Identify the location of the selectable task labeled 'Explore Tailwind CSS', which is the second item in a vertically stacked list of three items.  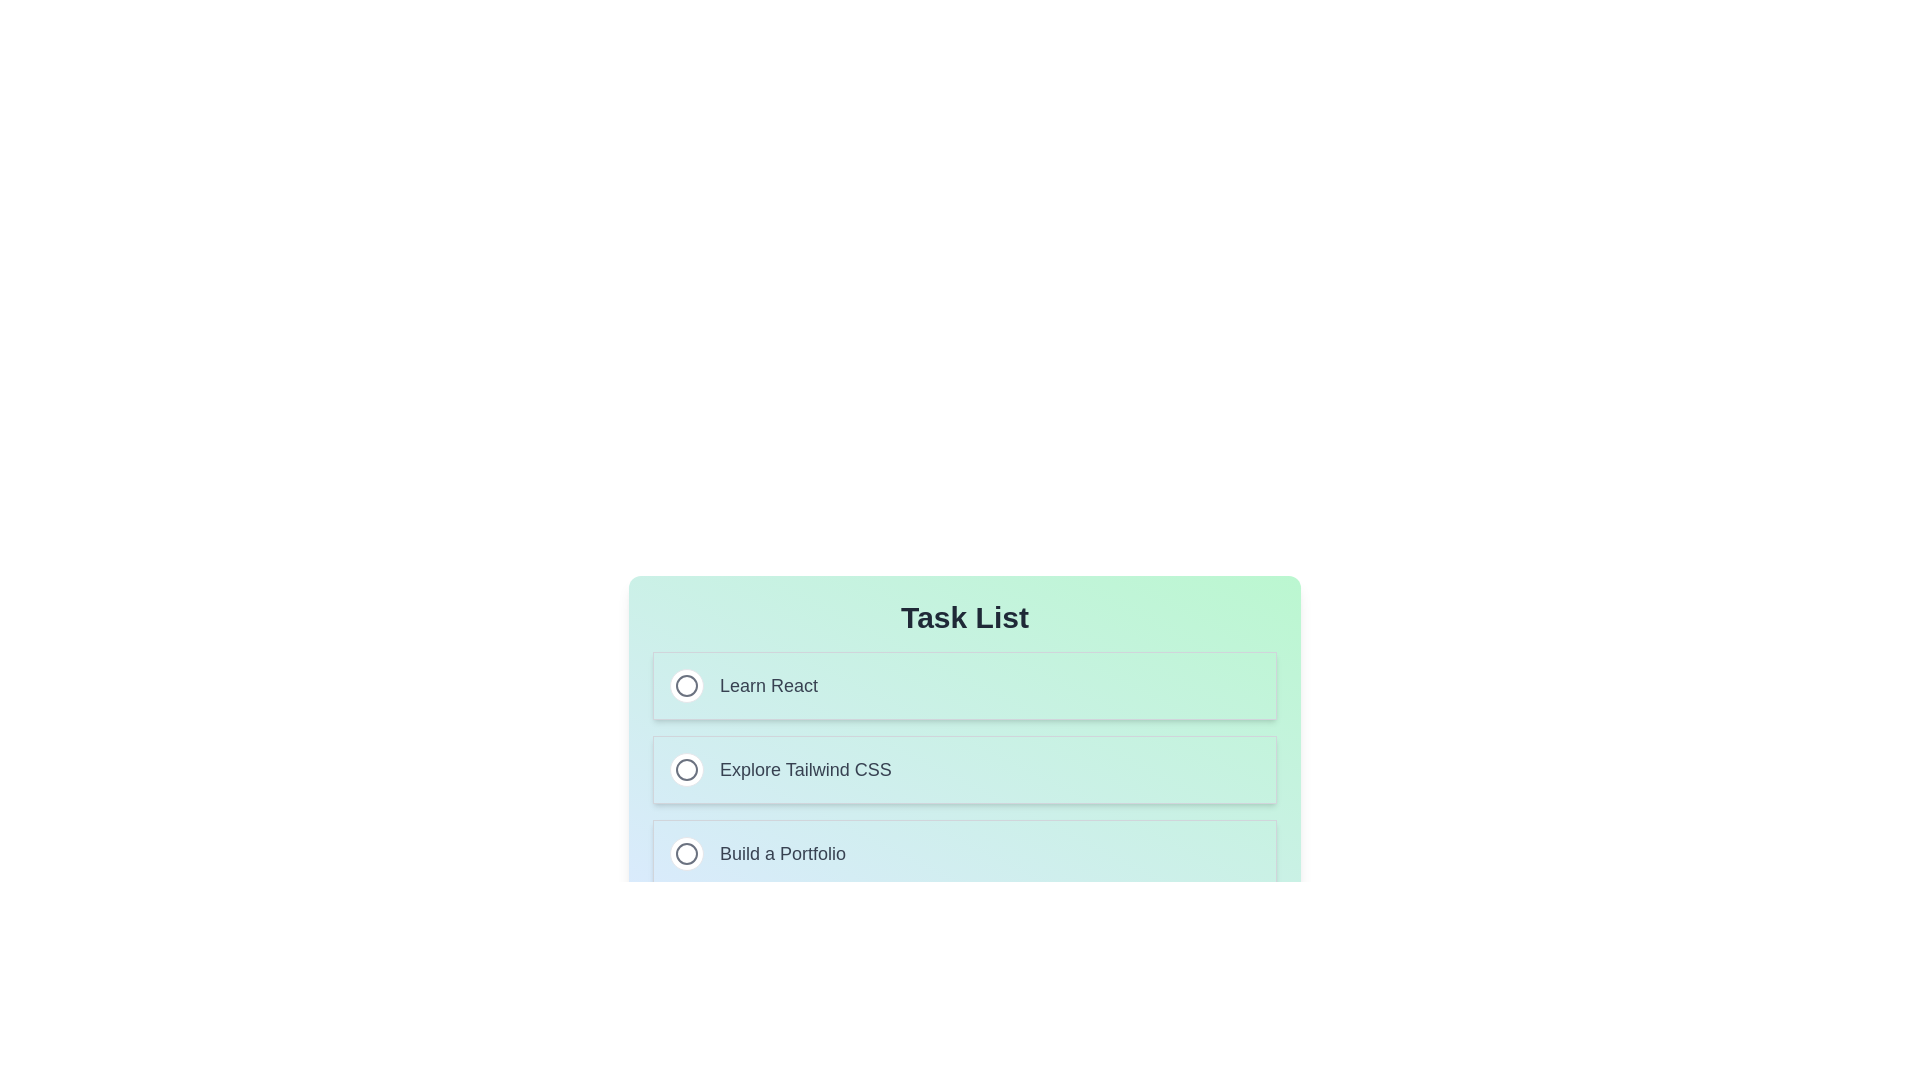
(964, 769).